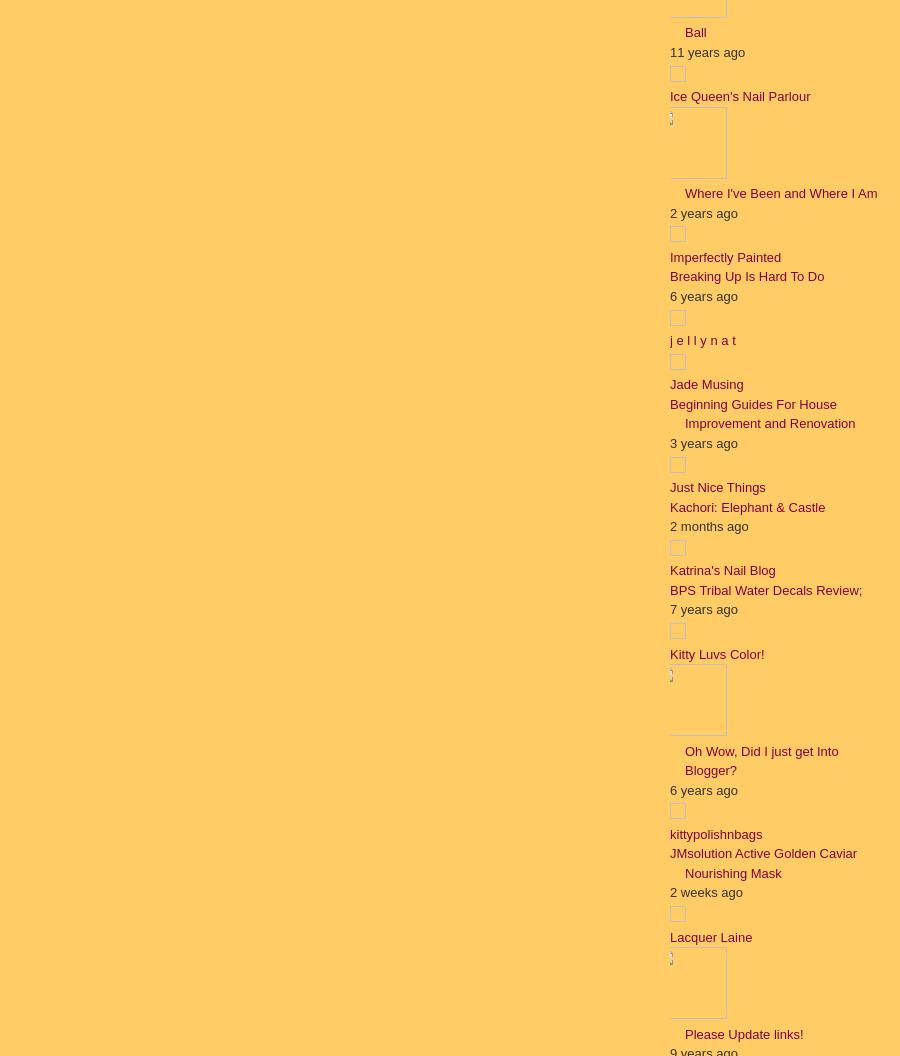  What do you see at coordinates (715, 833) in the screenshot?
I see `'kittypolishnbags'` at bounding box center [715, 833].